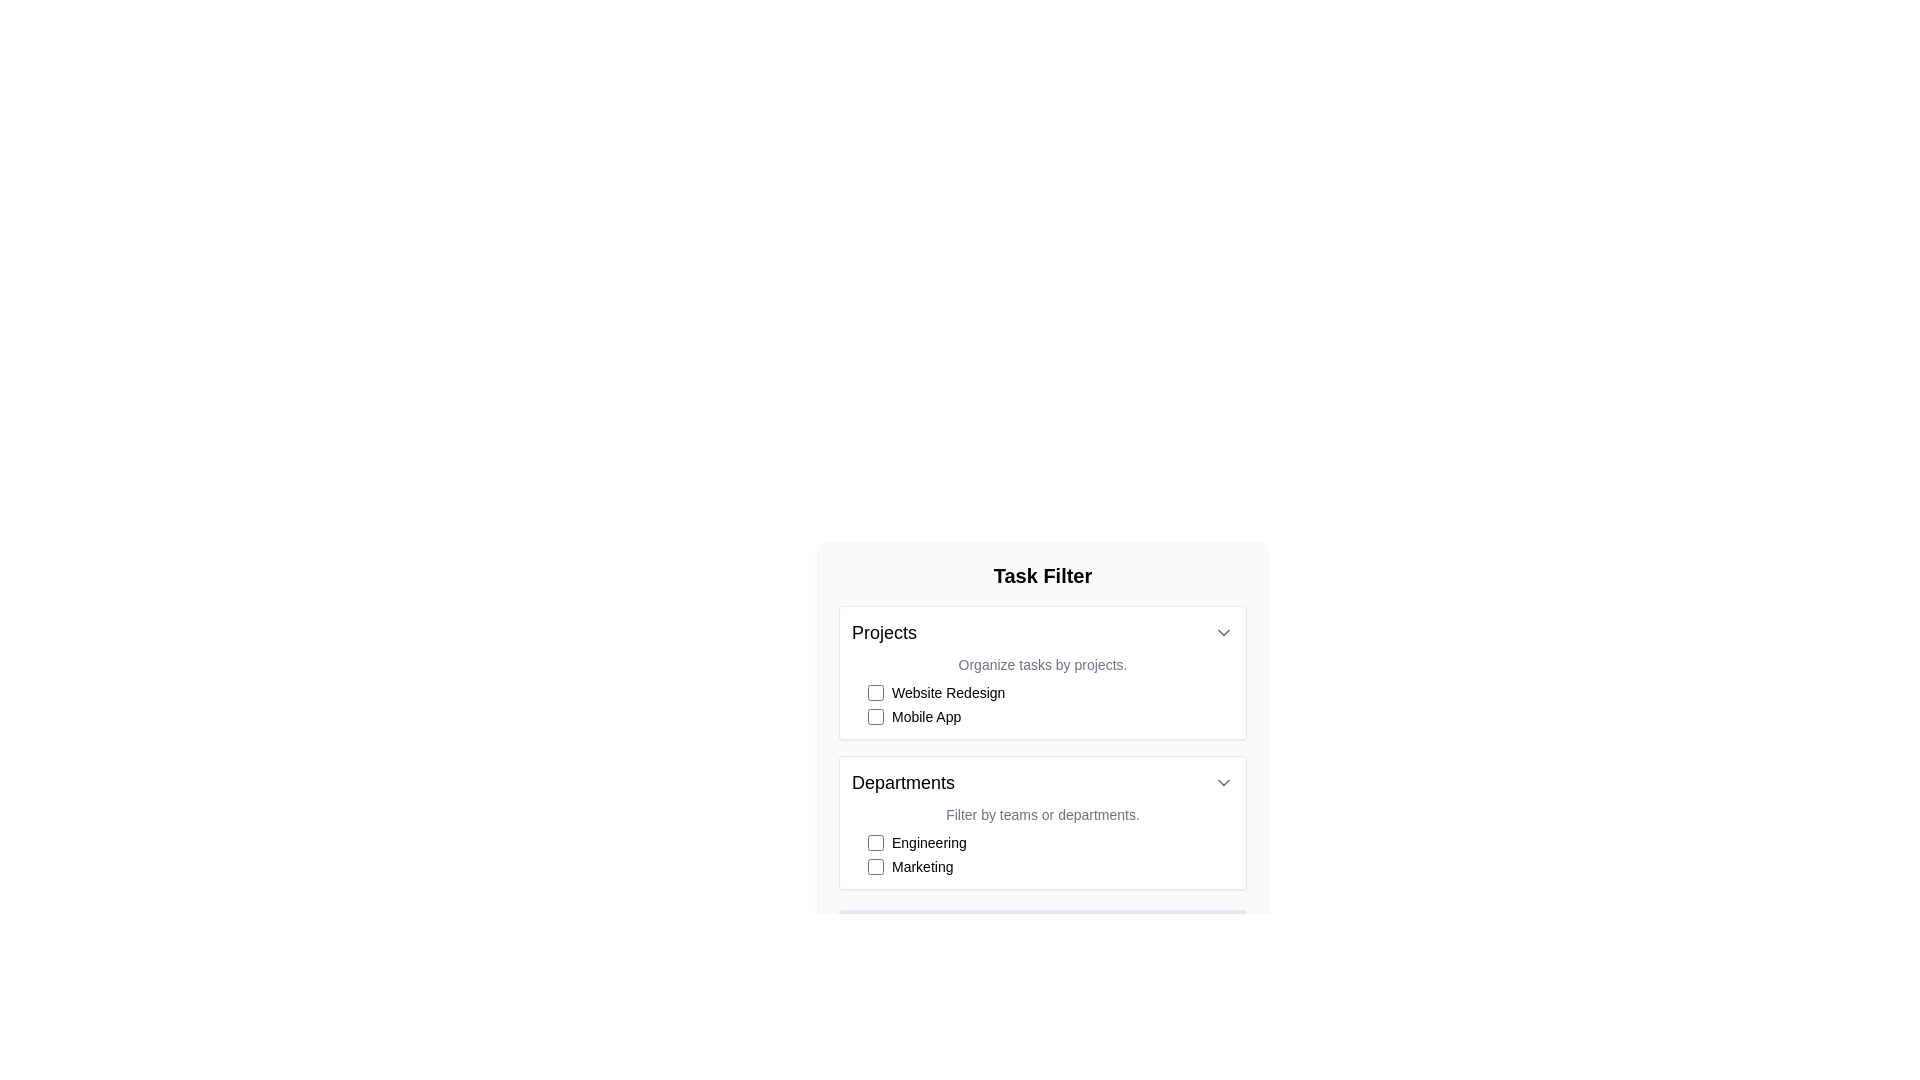 This screenshot has width=1920, height=1080. Describe the element at coordinates (925, 716) in the screenshot. I see `the 'Mobile App' text label to associate it with its corresponding checkbox for selection` at that location.